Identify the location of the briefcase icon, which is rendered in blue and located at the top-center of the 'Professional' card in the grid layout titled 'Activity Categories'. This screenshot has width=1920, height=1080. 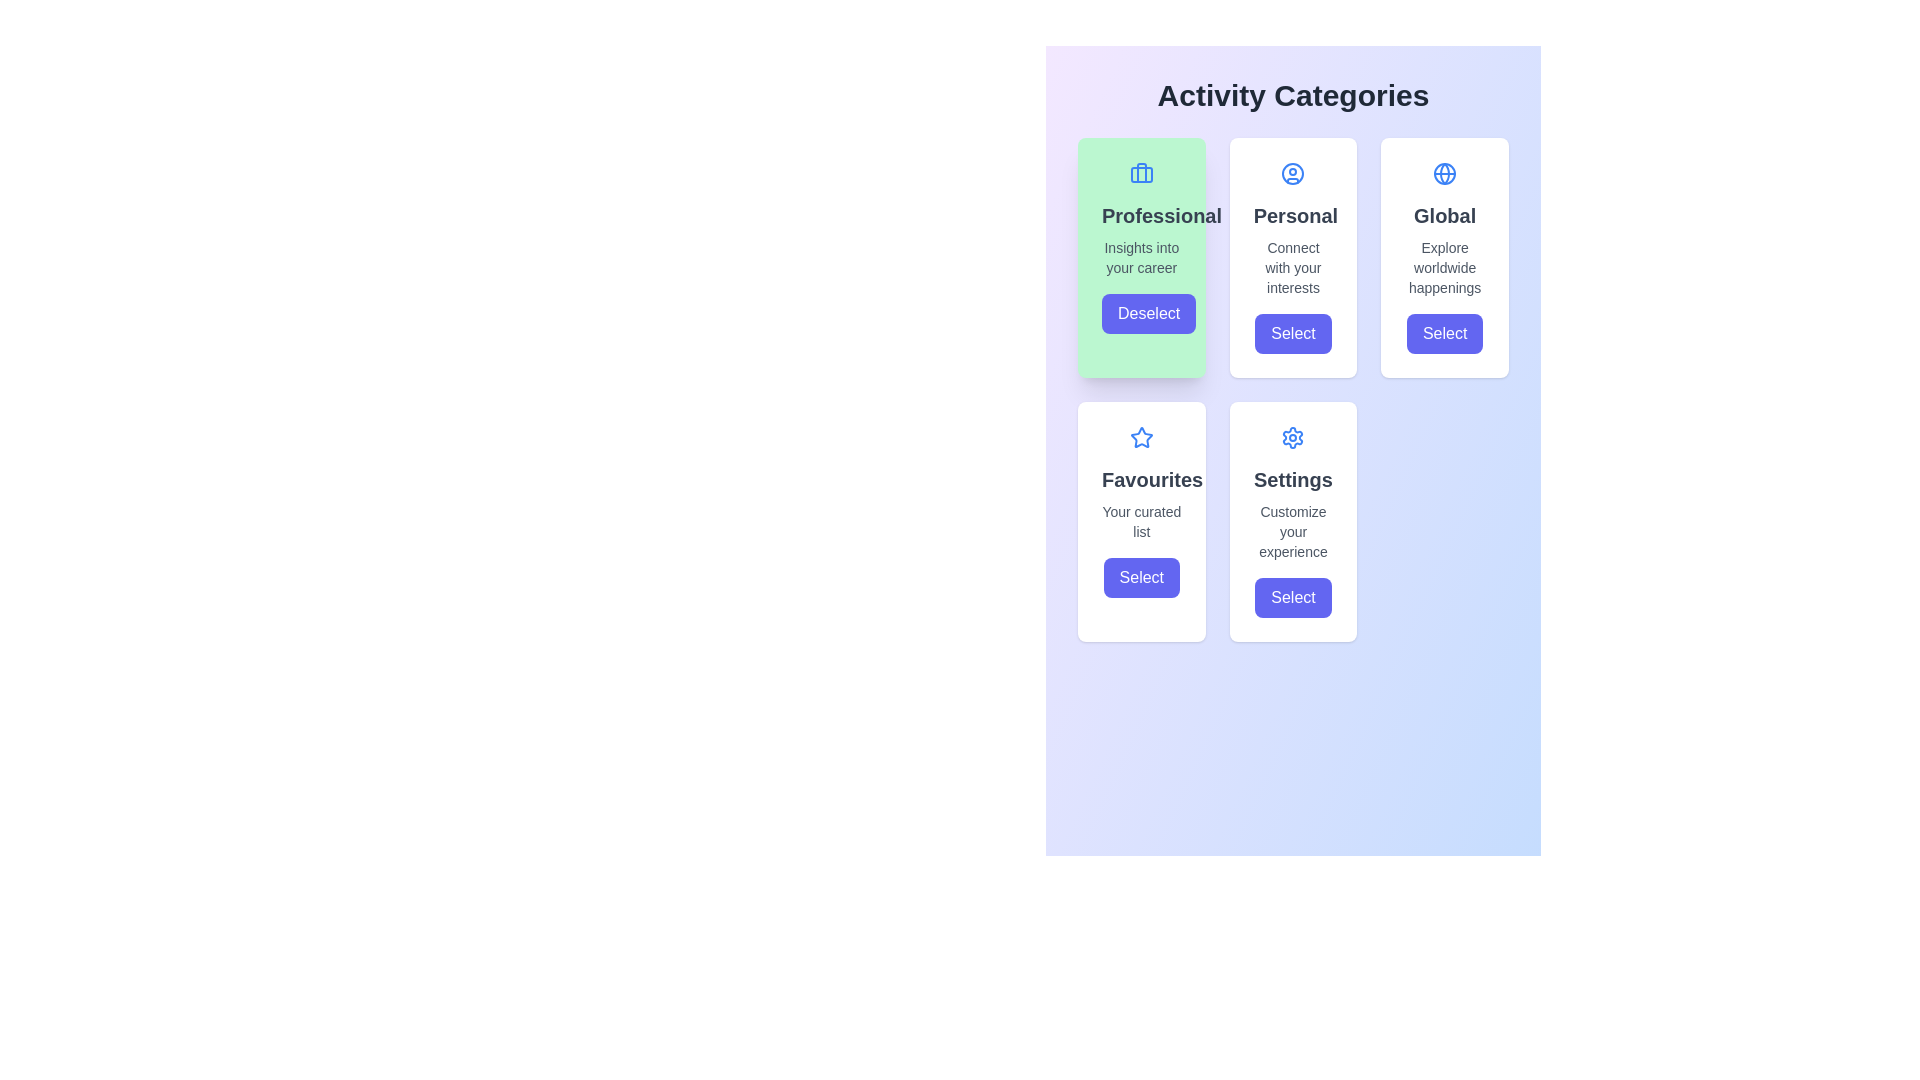
(1141, 172).